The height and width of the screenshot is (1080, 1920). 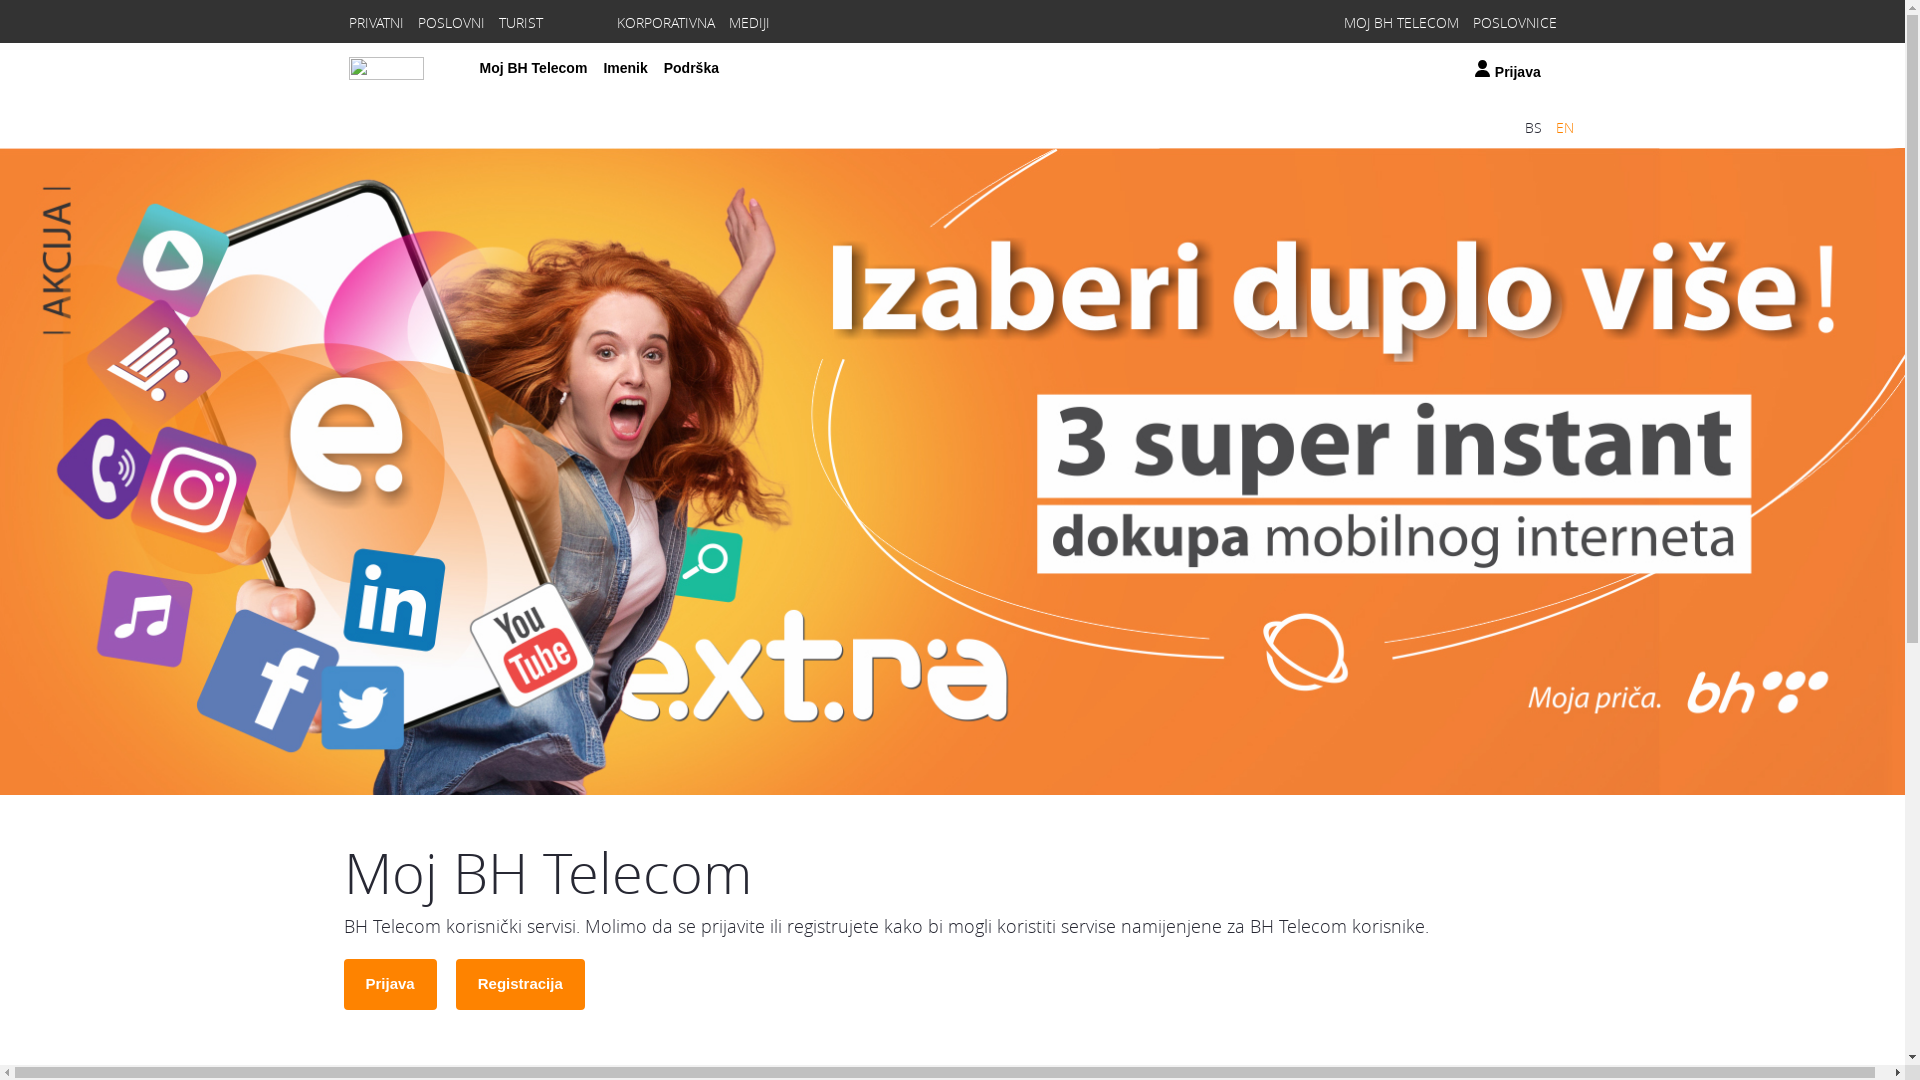 I want to click on 'Registracija', so click(x=455, y=983).